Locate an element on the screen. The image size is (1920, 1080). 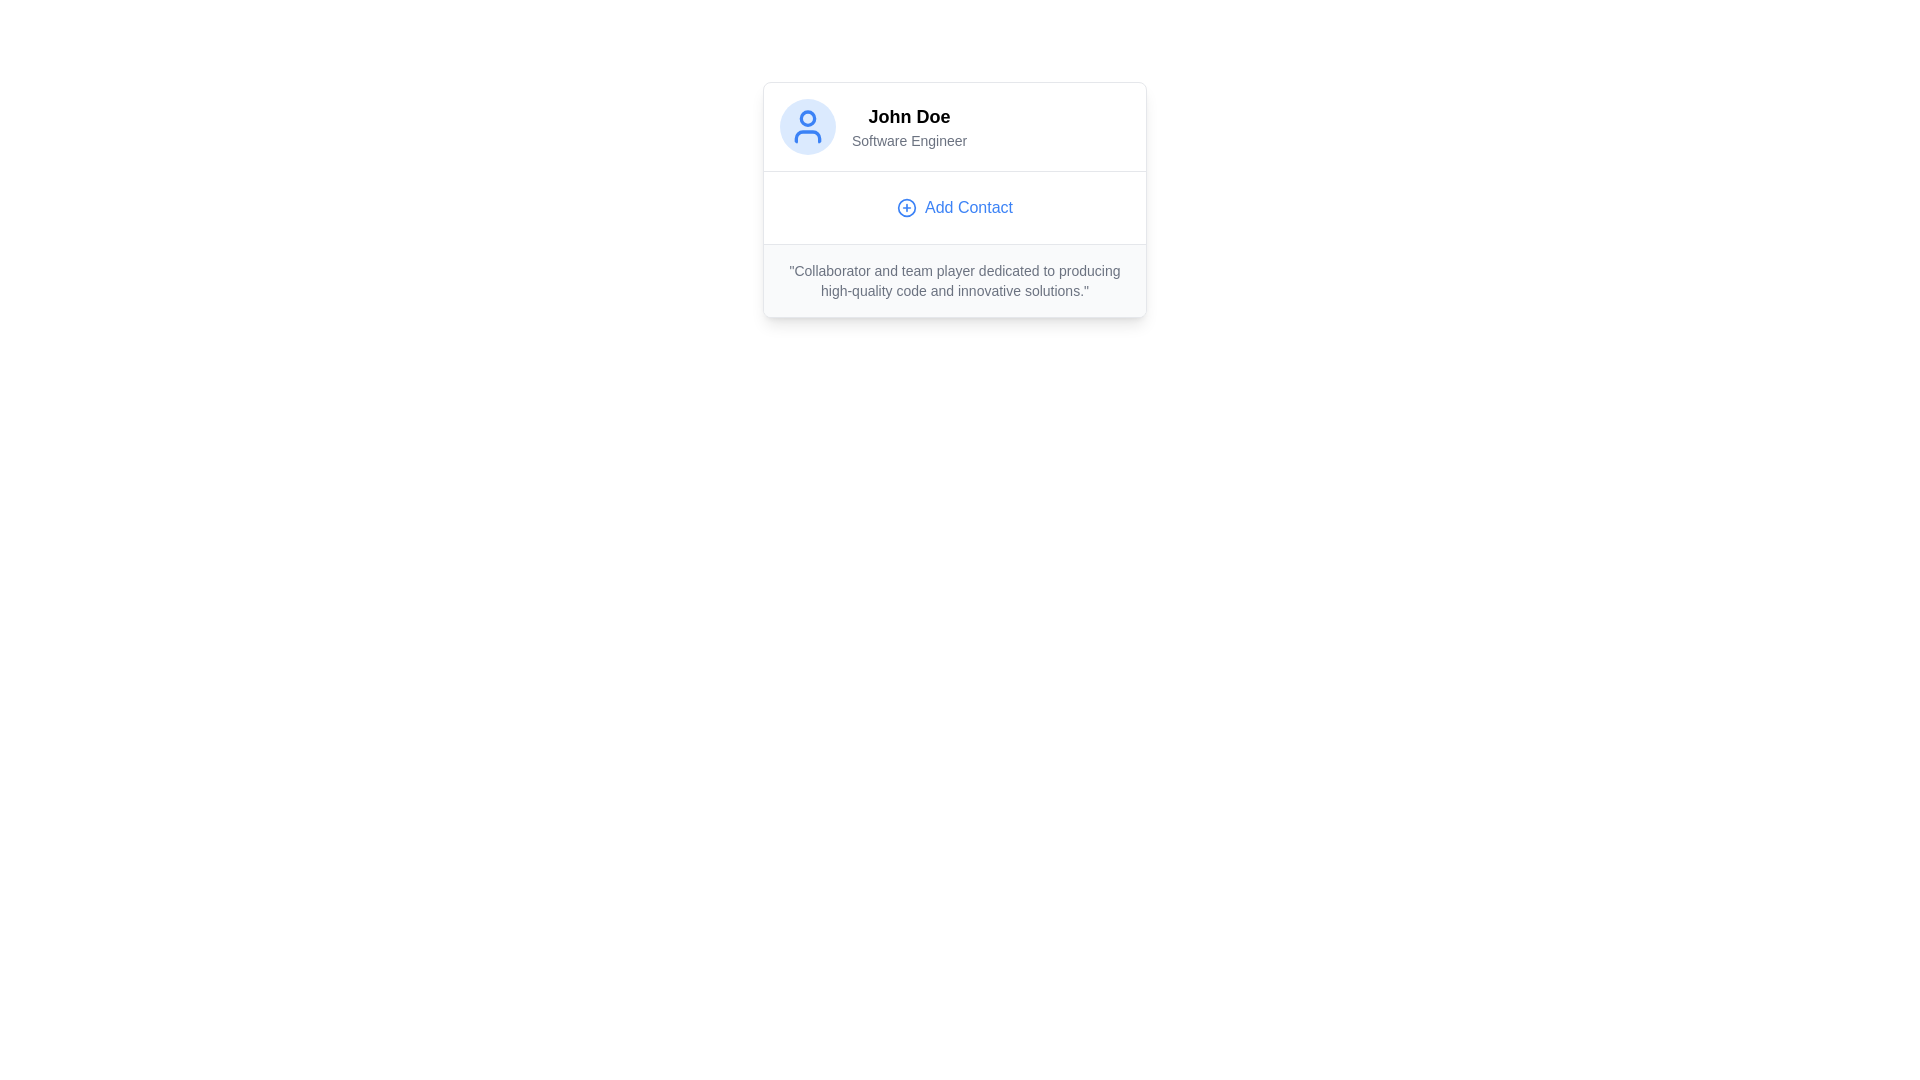
the static text element that reads 'Collaborator and team player dedicated to producing high-quality code and innovative solutions.' located below the 'John Doe' title and 'Add Contact' button is located at coordinates (954, 281).